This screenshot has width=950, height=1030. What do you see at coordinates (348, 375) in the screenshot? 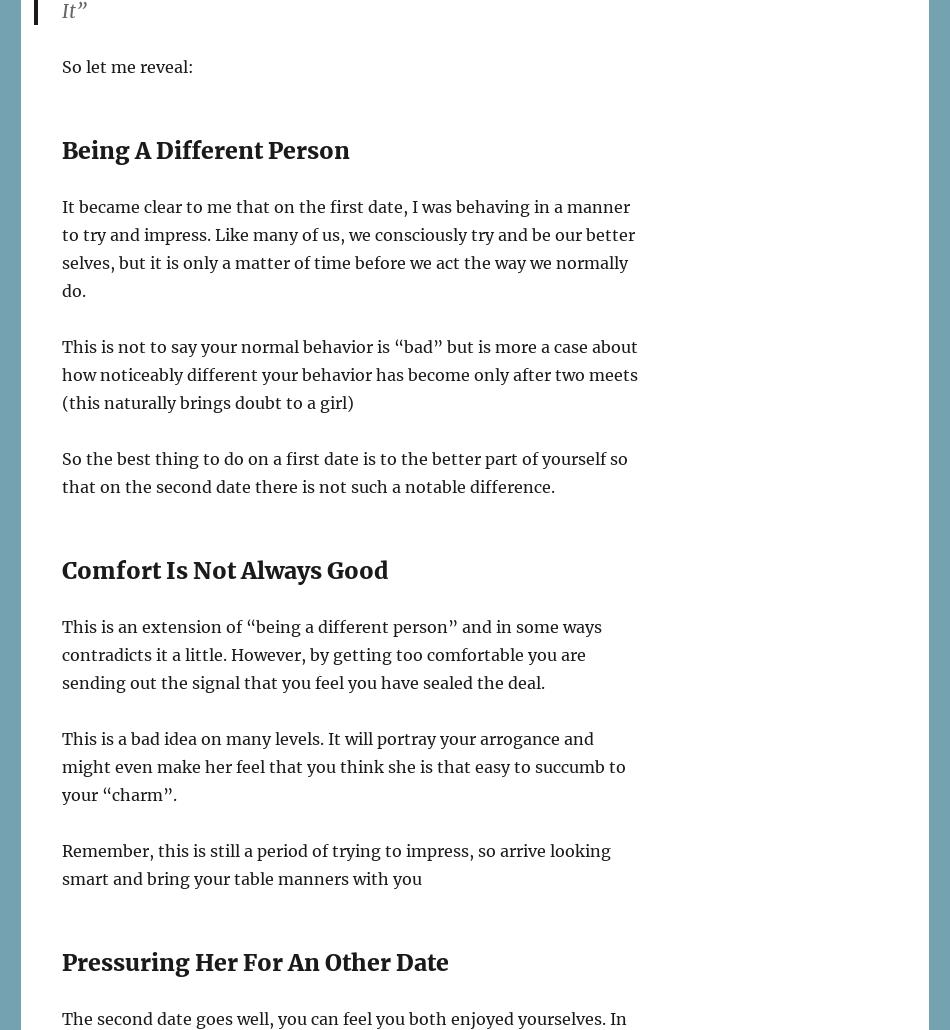
I see `'This is not to say your normal behavior is “bad” but is more a case about how noticeably different your behavior has become only after two meets (this naturally brings doubt to a girl)'` at bounding box center [348, 375].